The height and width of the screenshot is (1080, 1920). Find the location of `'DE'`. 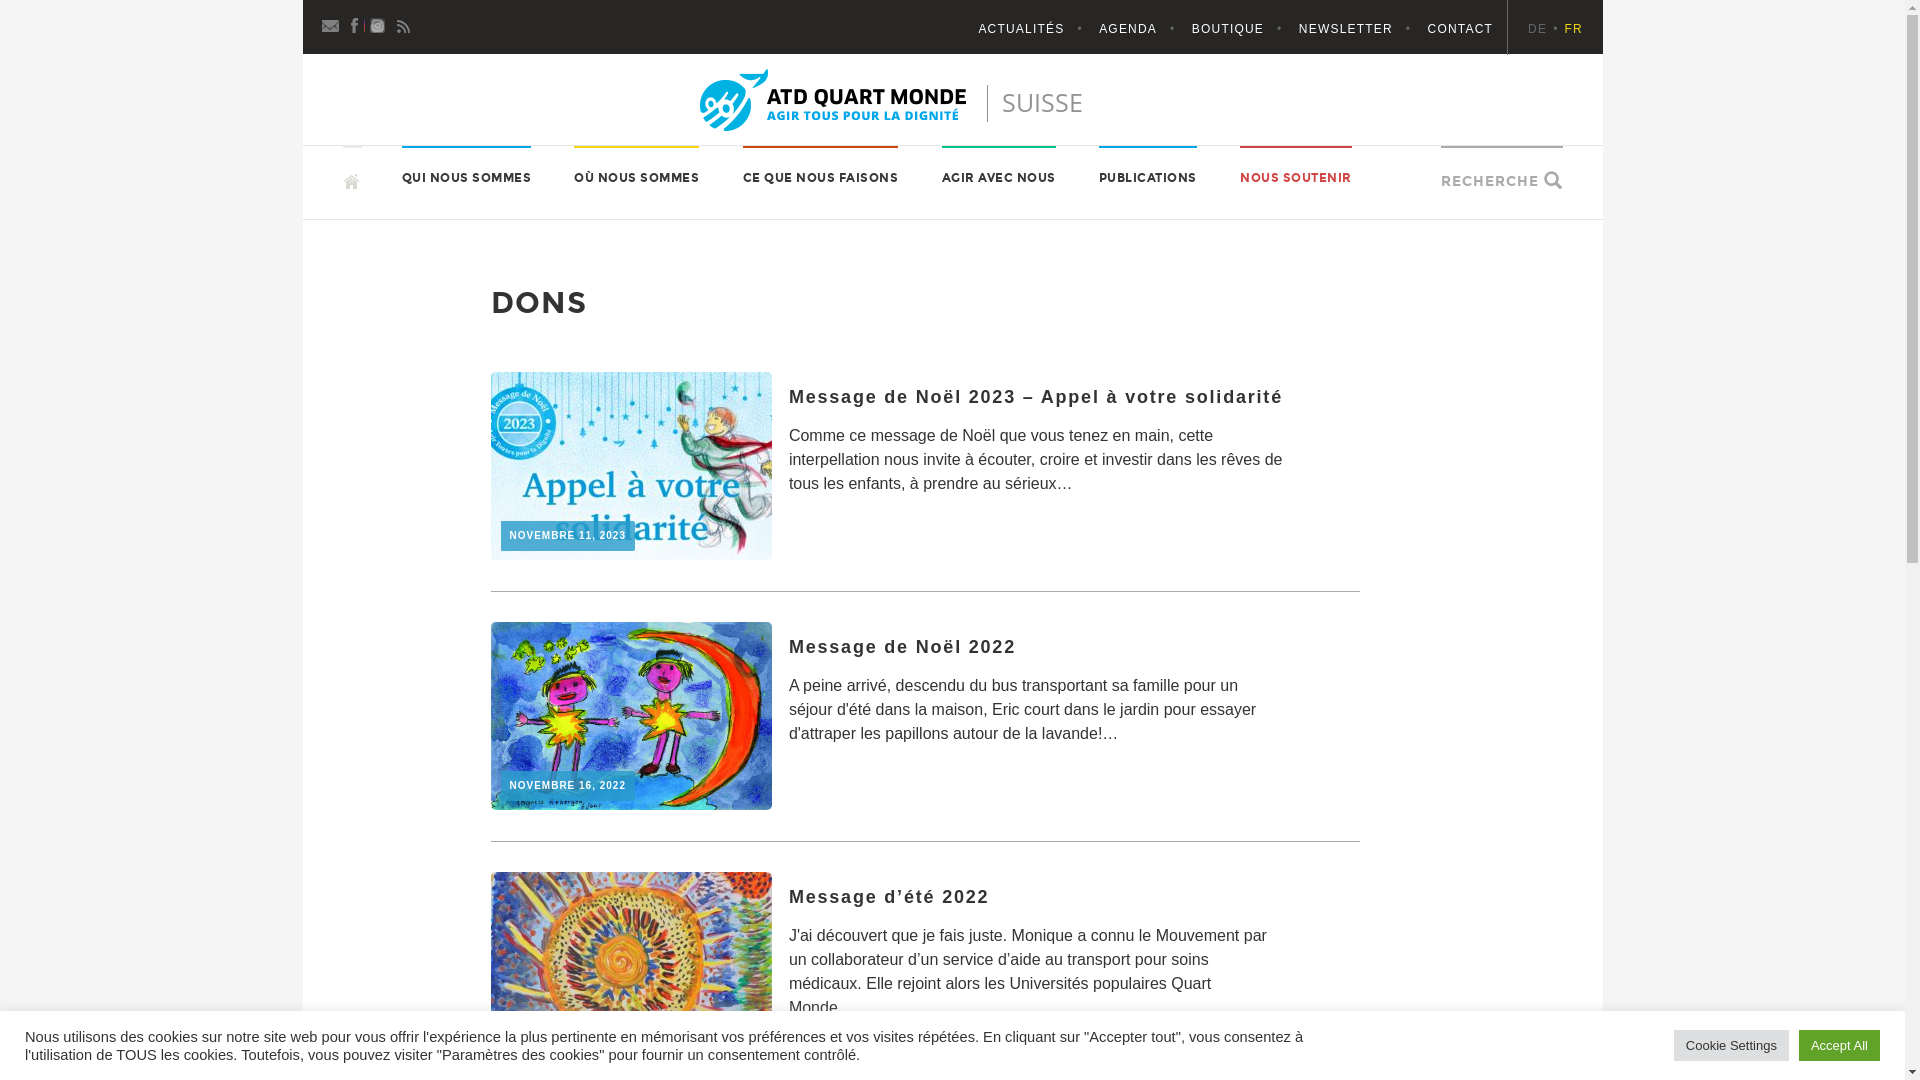

'DE' is located at coordinates (1544, 29).